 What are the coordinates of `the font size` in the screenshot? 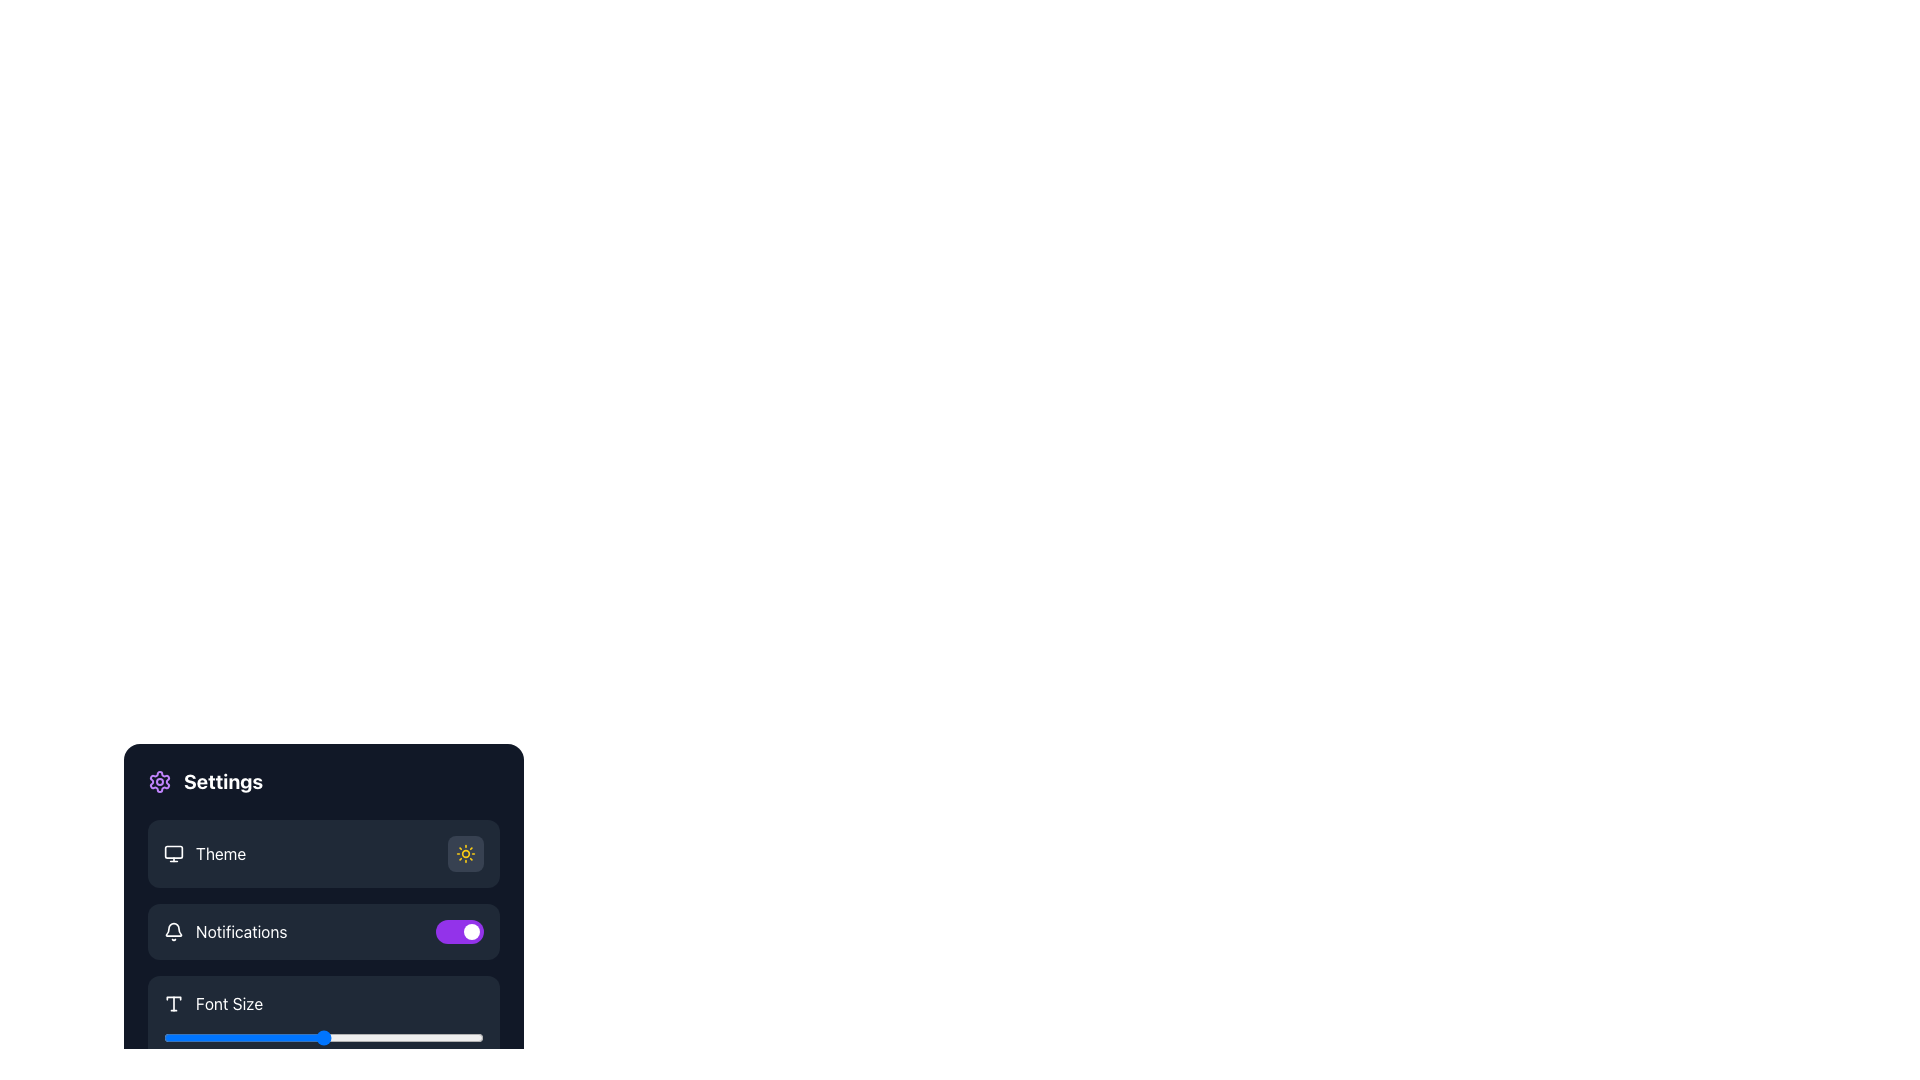 It's located at (291, 1036).